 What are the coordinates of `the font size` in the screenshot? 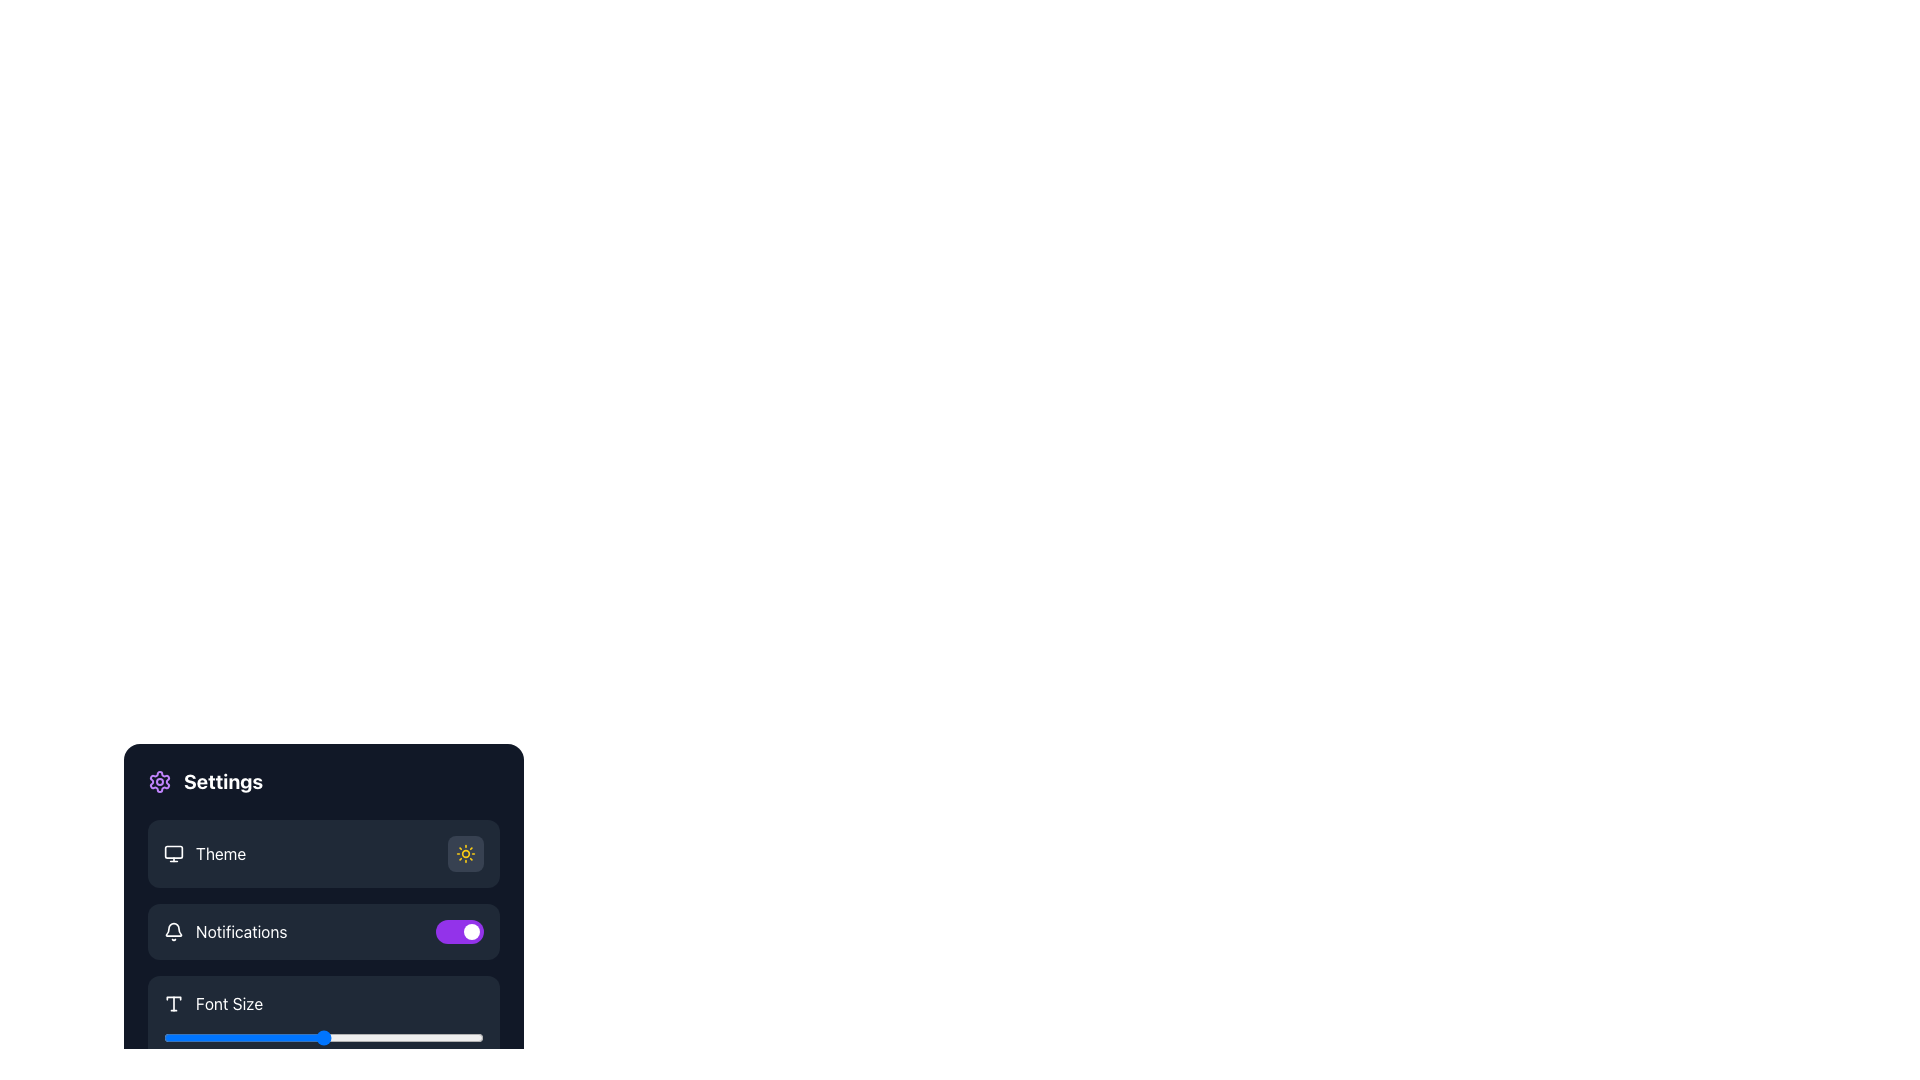 It's located at (291, 1036).